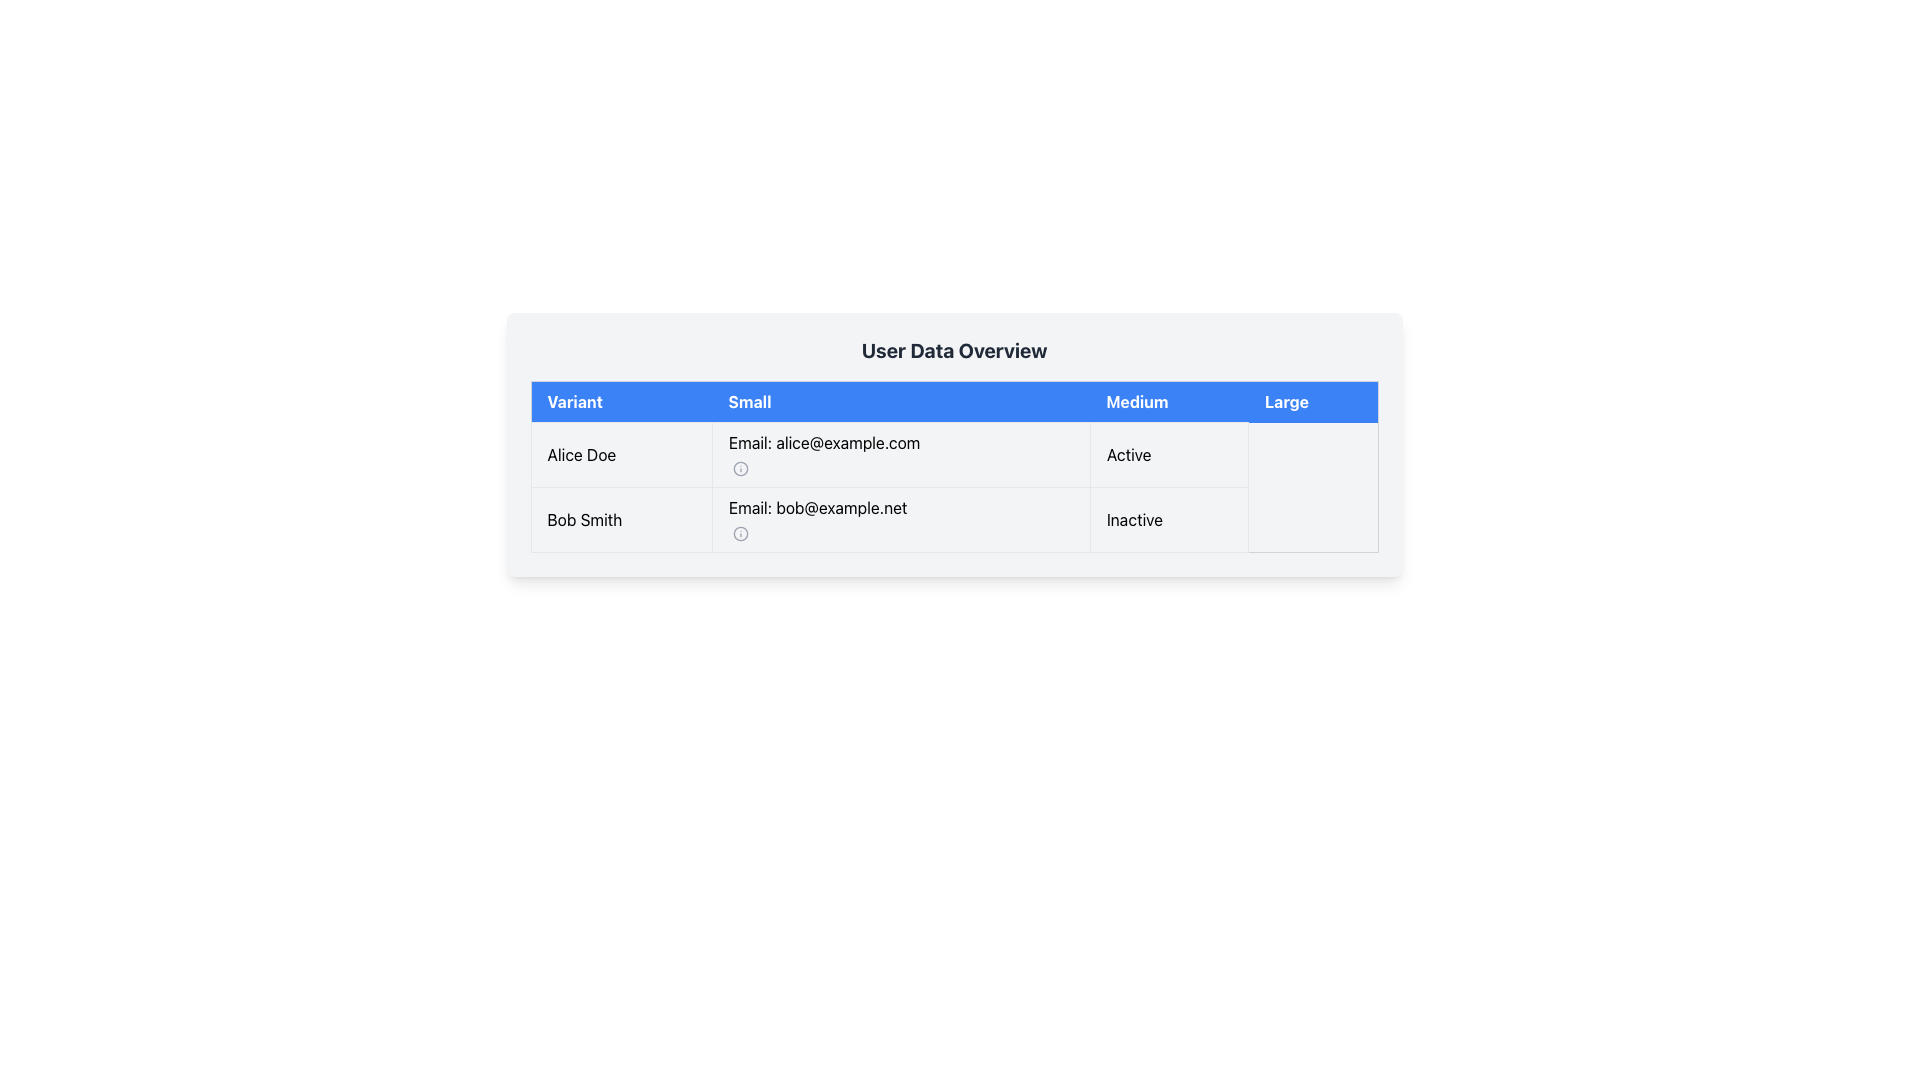 The width and height of the screenshot is (1920, 1080). Describe the element at coordinates (900, 455) in the screenshot. I see `the text node displaying 'Email: alice@example.com', which is located in the second cell of the first row of a table layout, positioned under the 'Small' header` at that location.